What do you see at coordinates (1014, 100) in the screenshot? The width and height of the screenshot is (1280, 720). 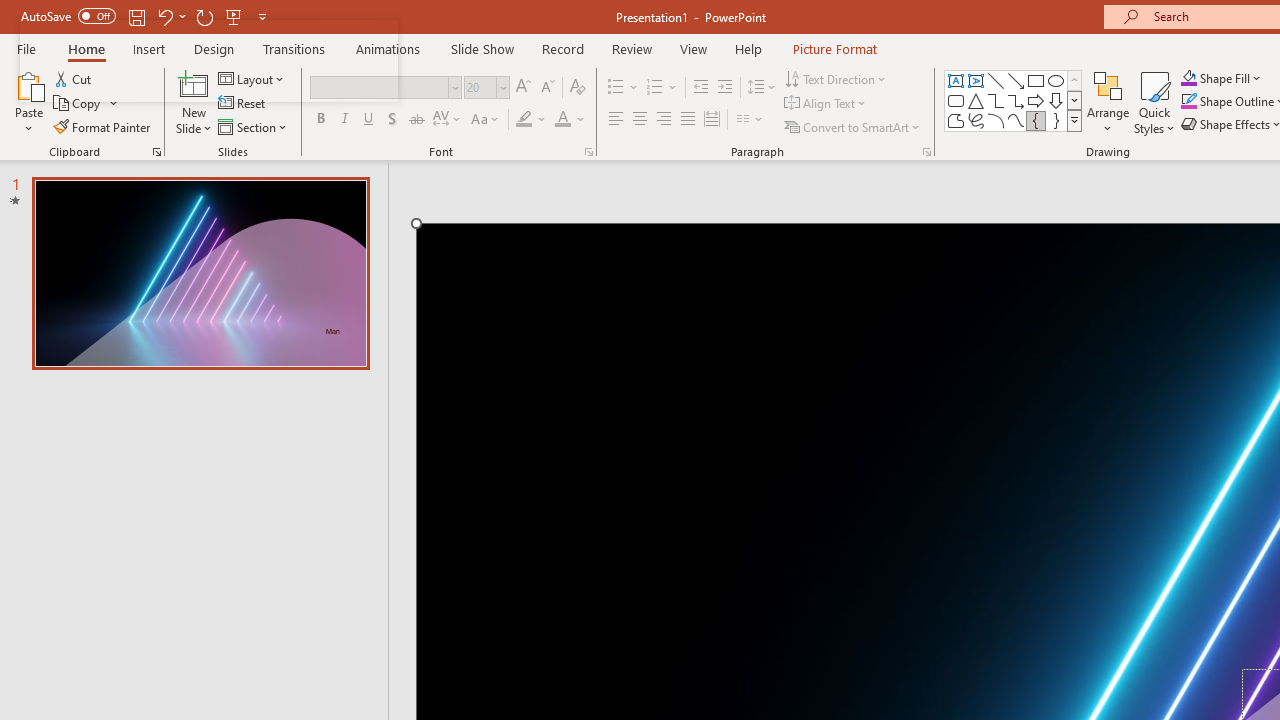 I see `'AutomationID: ShapesInsertGallery'` at bounding box center [1014, 100].